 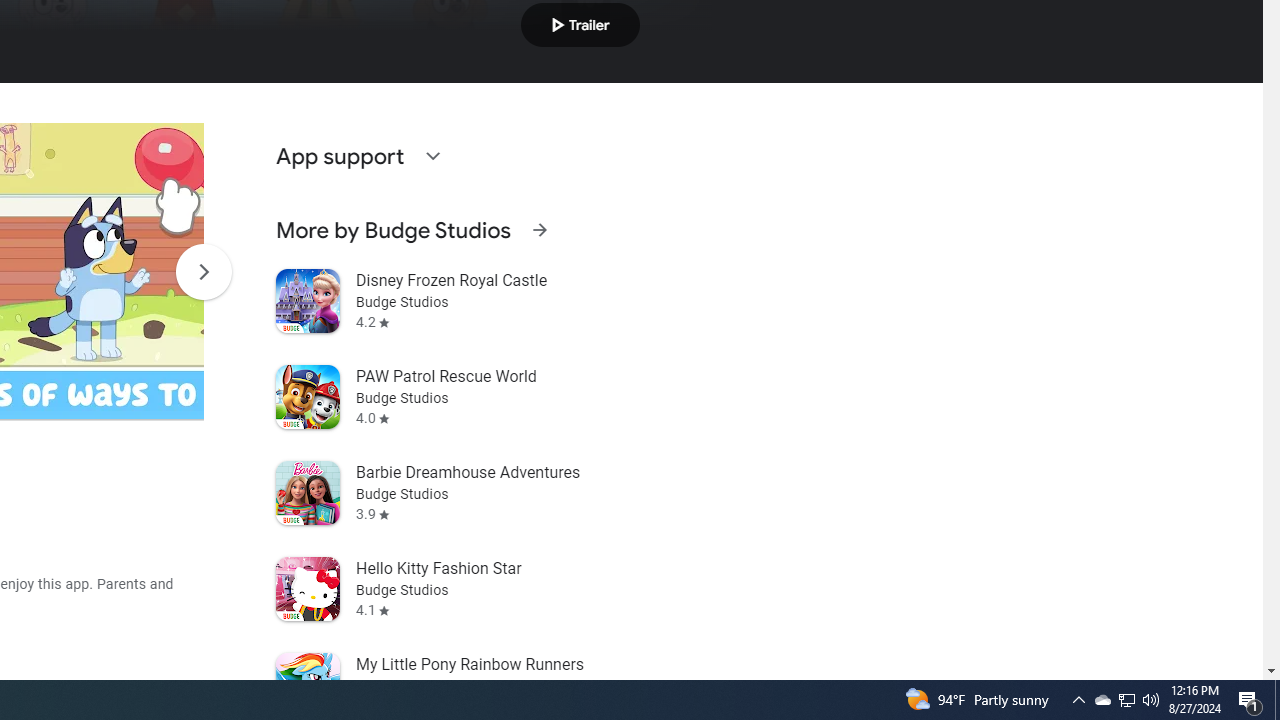 I want to click on 'Scroll Next', so click(x=203, y=272).